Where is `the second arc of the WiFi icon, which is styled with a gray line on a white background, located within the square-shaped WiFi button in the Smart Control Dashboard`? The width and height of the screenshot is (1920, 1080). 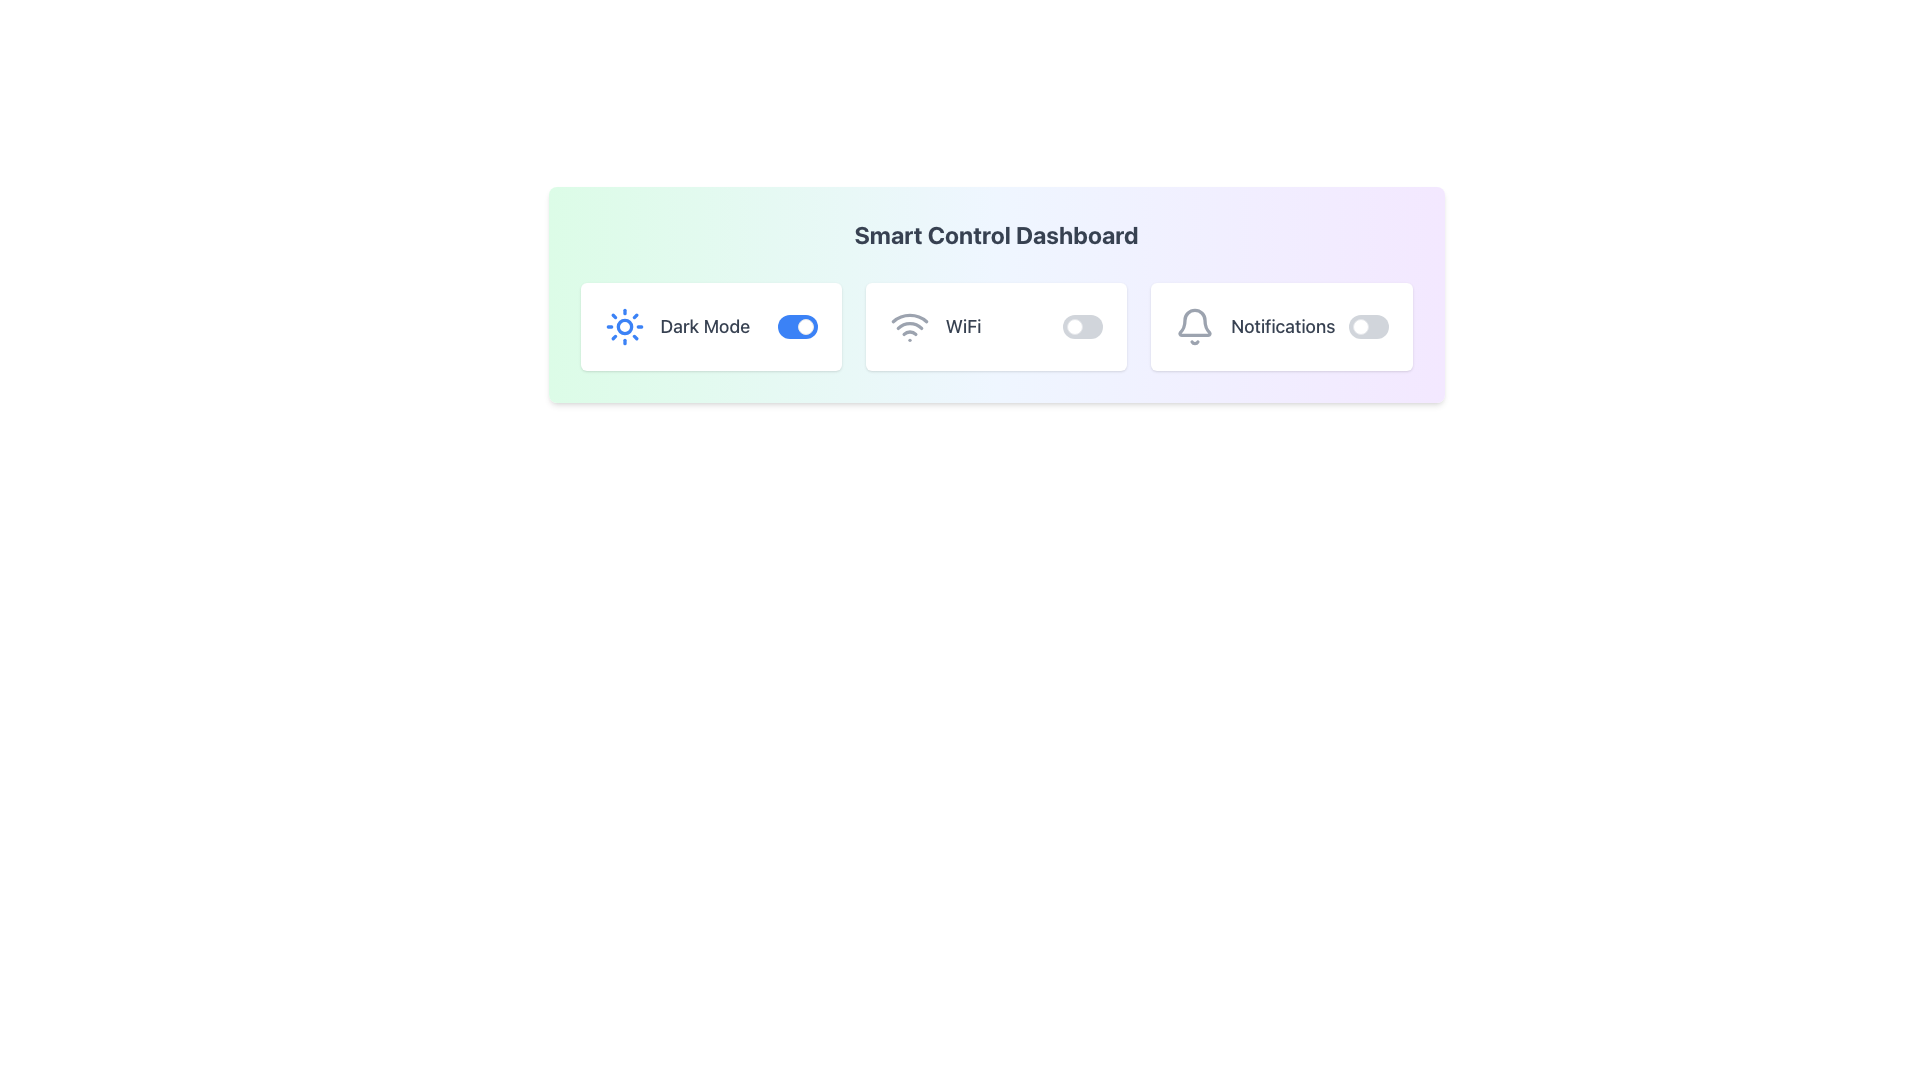
the second arc of the WiFi icon, which is styled with a gray line on a white background, located within the square-shaped WiFi button in the Smart Control Dashboard is located at coordinates (908, 317).